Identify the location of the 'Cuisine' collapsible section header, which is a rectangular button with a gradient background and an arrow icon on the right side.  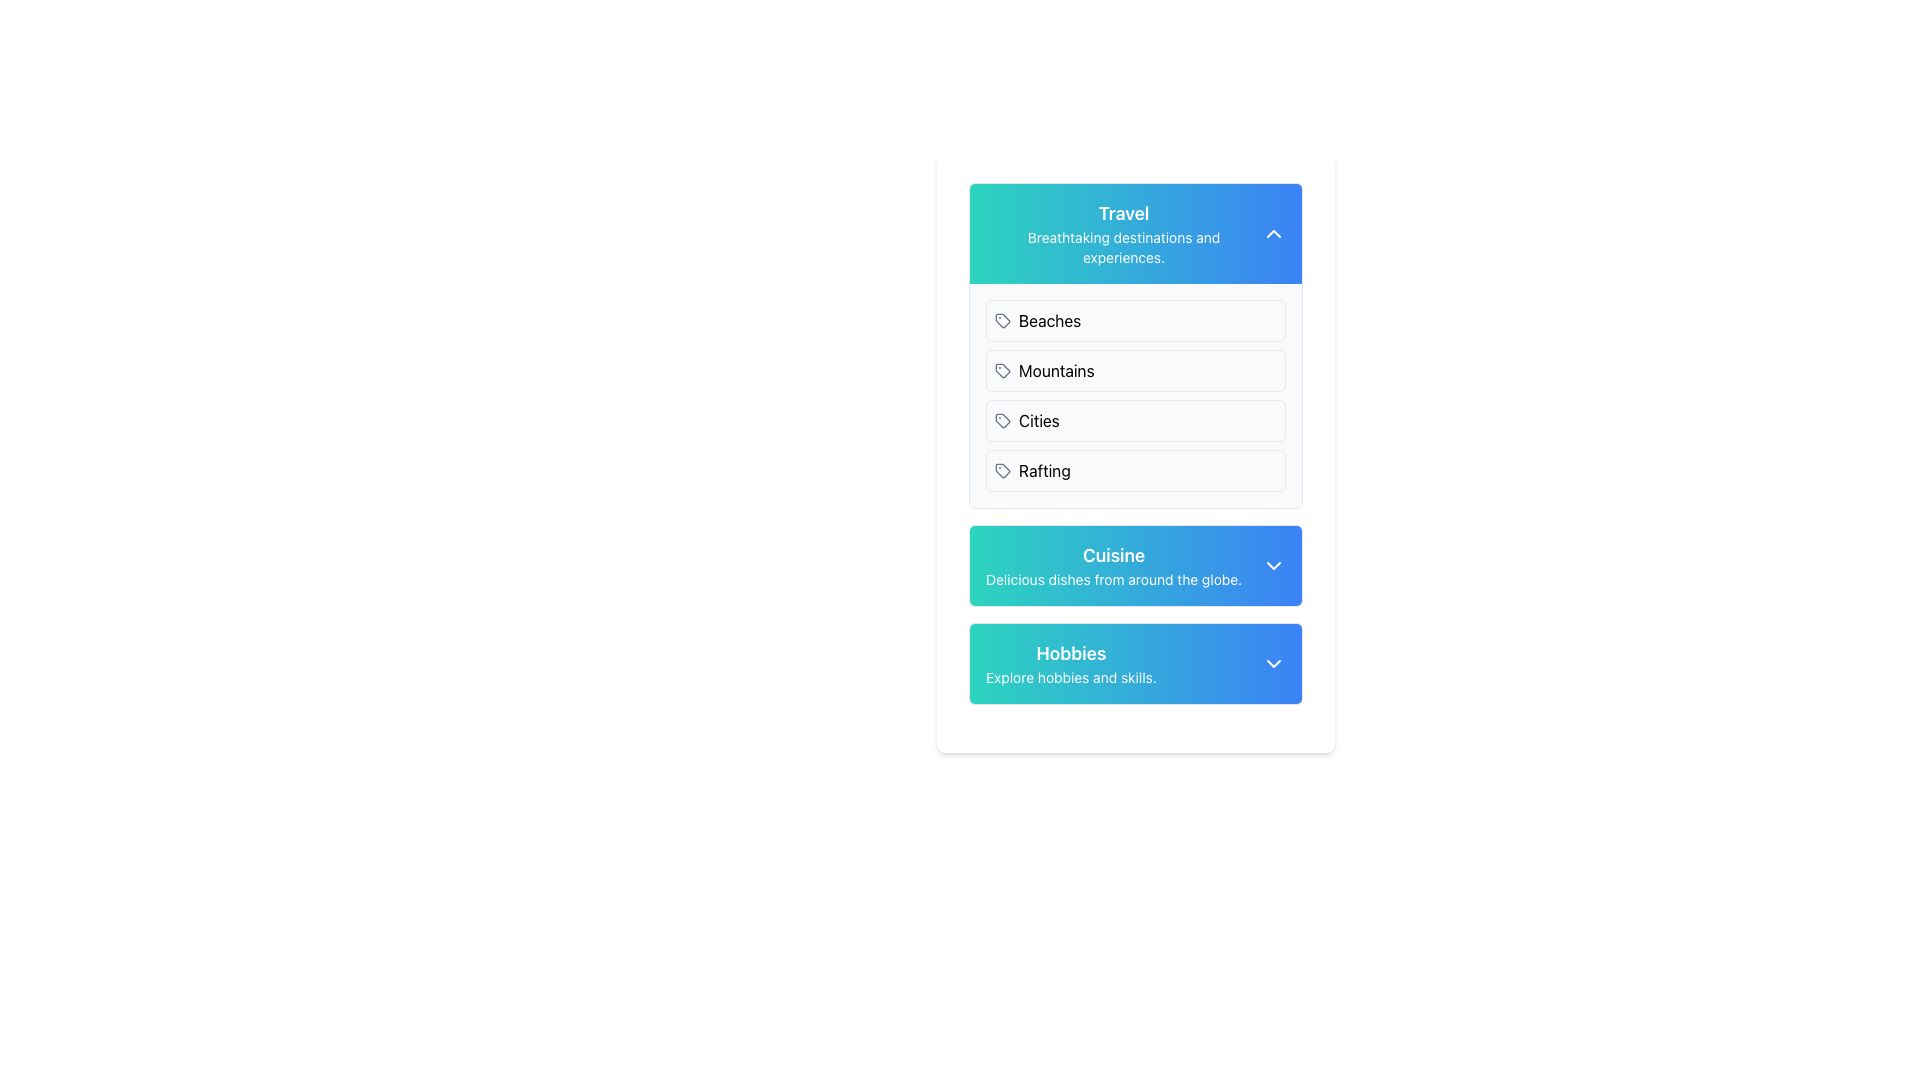
(1136, 566).